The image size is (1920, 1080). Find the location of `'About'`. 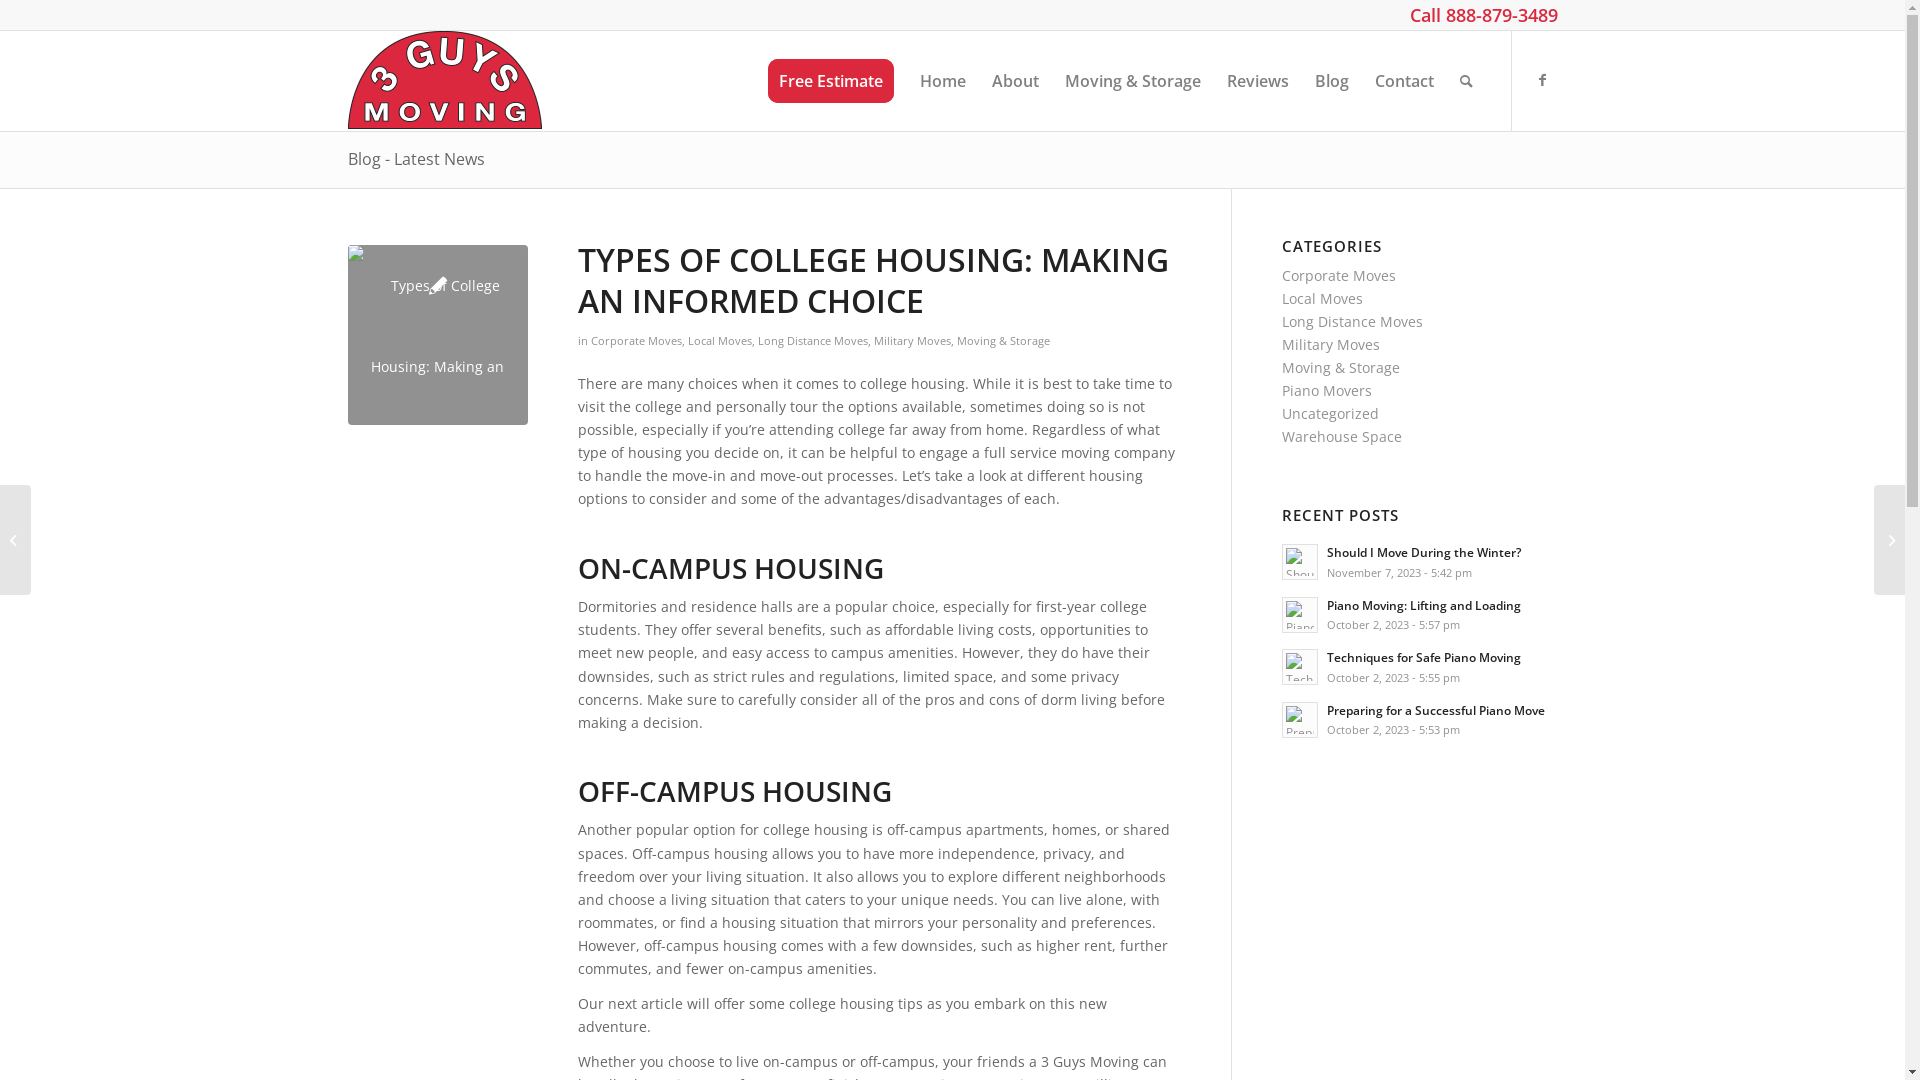

'About' is located at coordinates (978, 80).